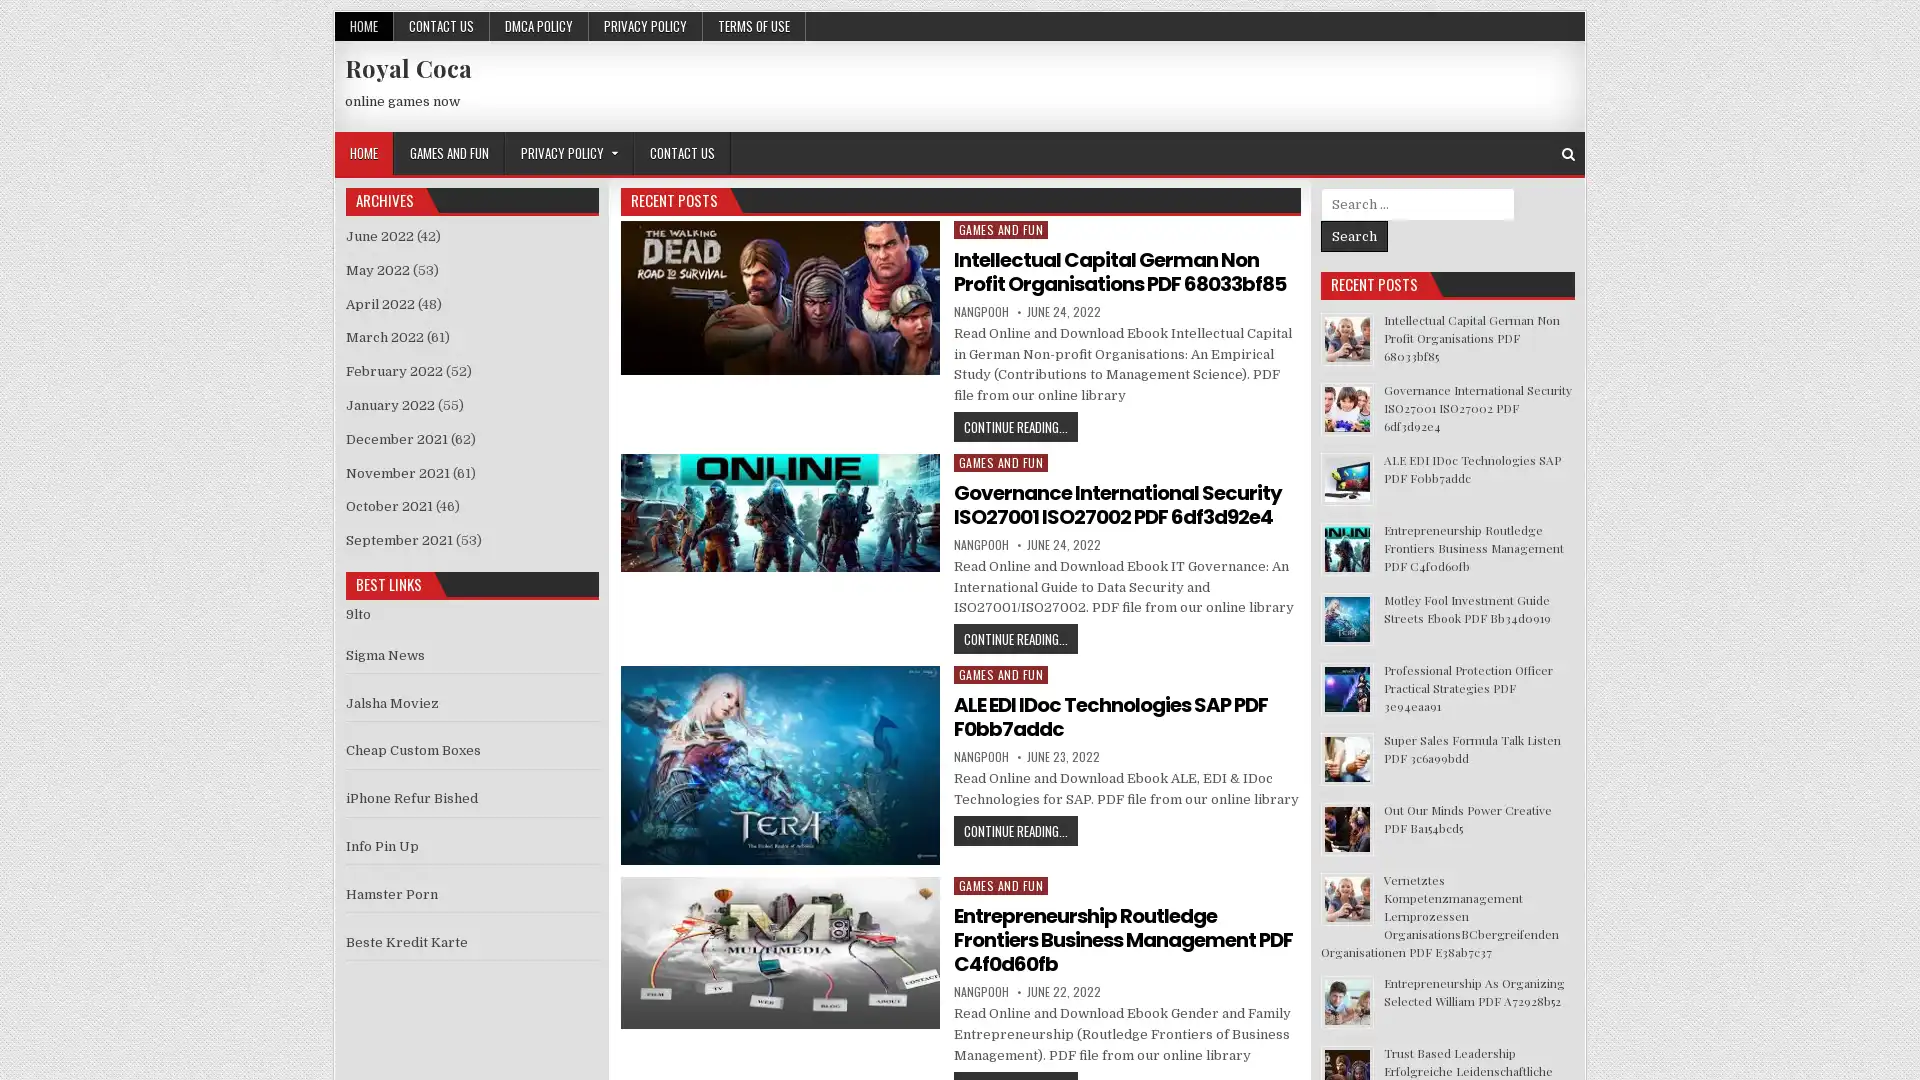 The width and height of the screenshot is (1920, 1080). I want to click on Search, so click(1354, 235).